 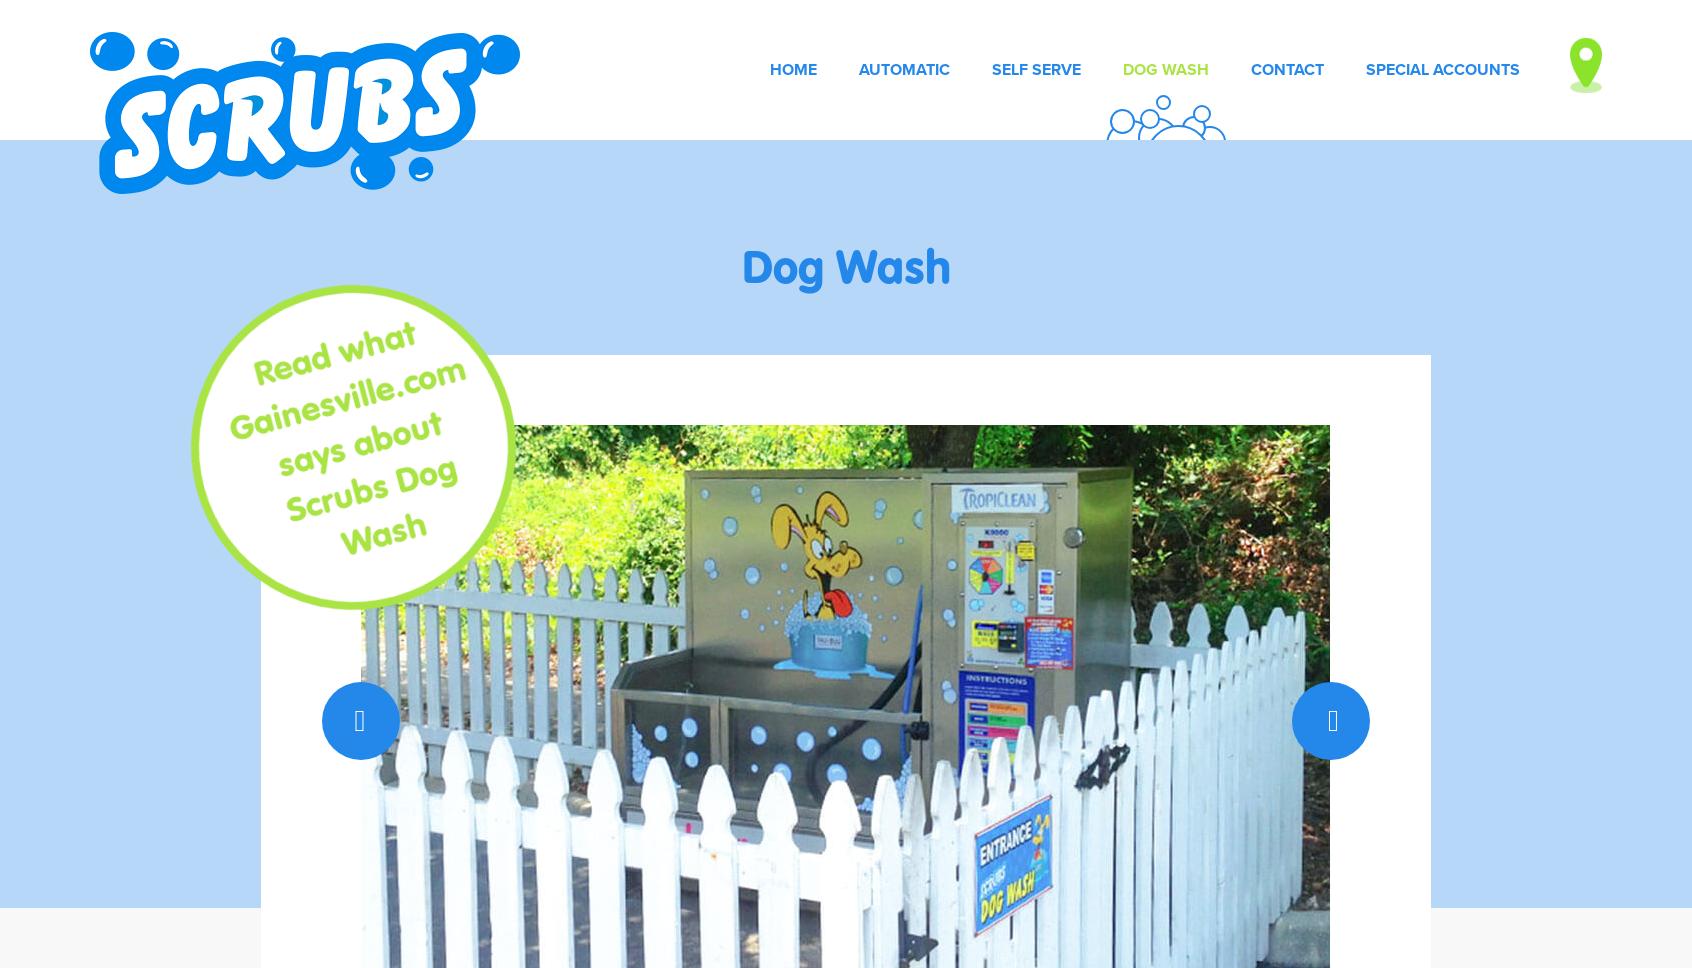 I want to click on 'Location:', so click(x=1161, y=112).